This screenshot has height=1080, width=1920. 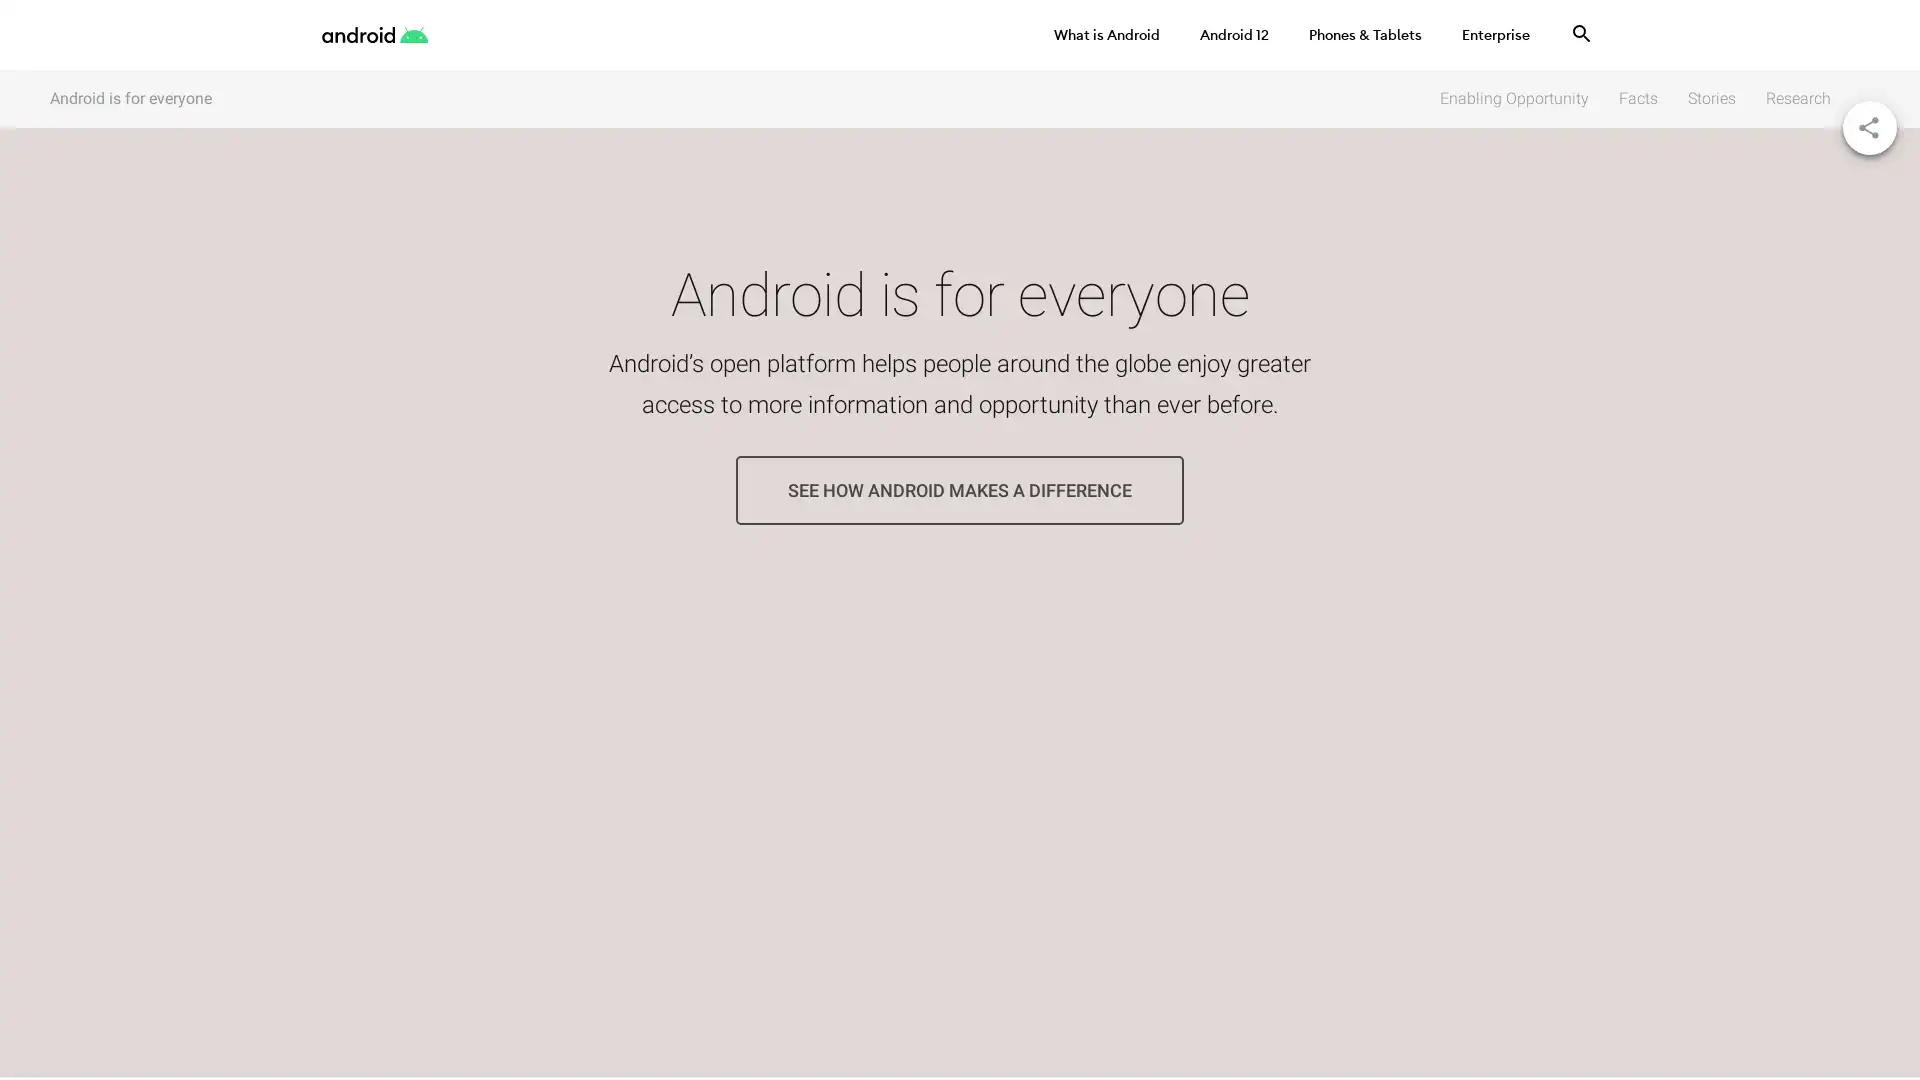 I want to click on Share, so click(x=1869, y=127).